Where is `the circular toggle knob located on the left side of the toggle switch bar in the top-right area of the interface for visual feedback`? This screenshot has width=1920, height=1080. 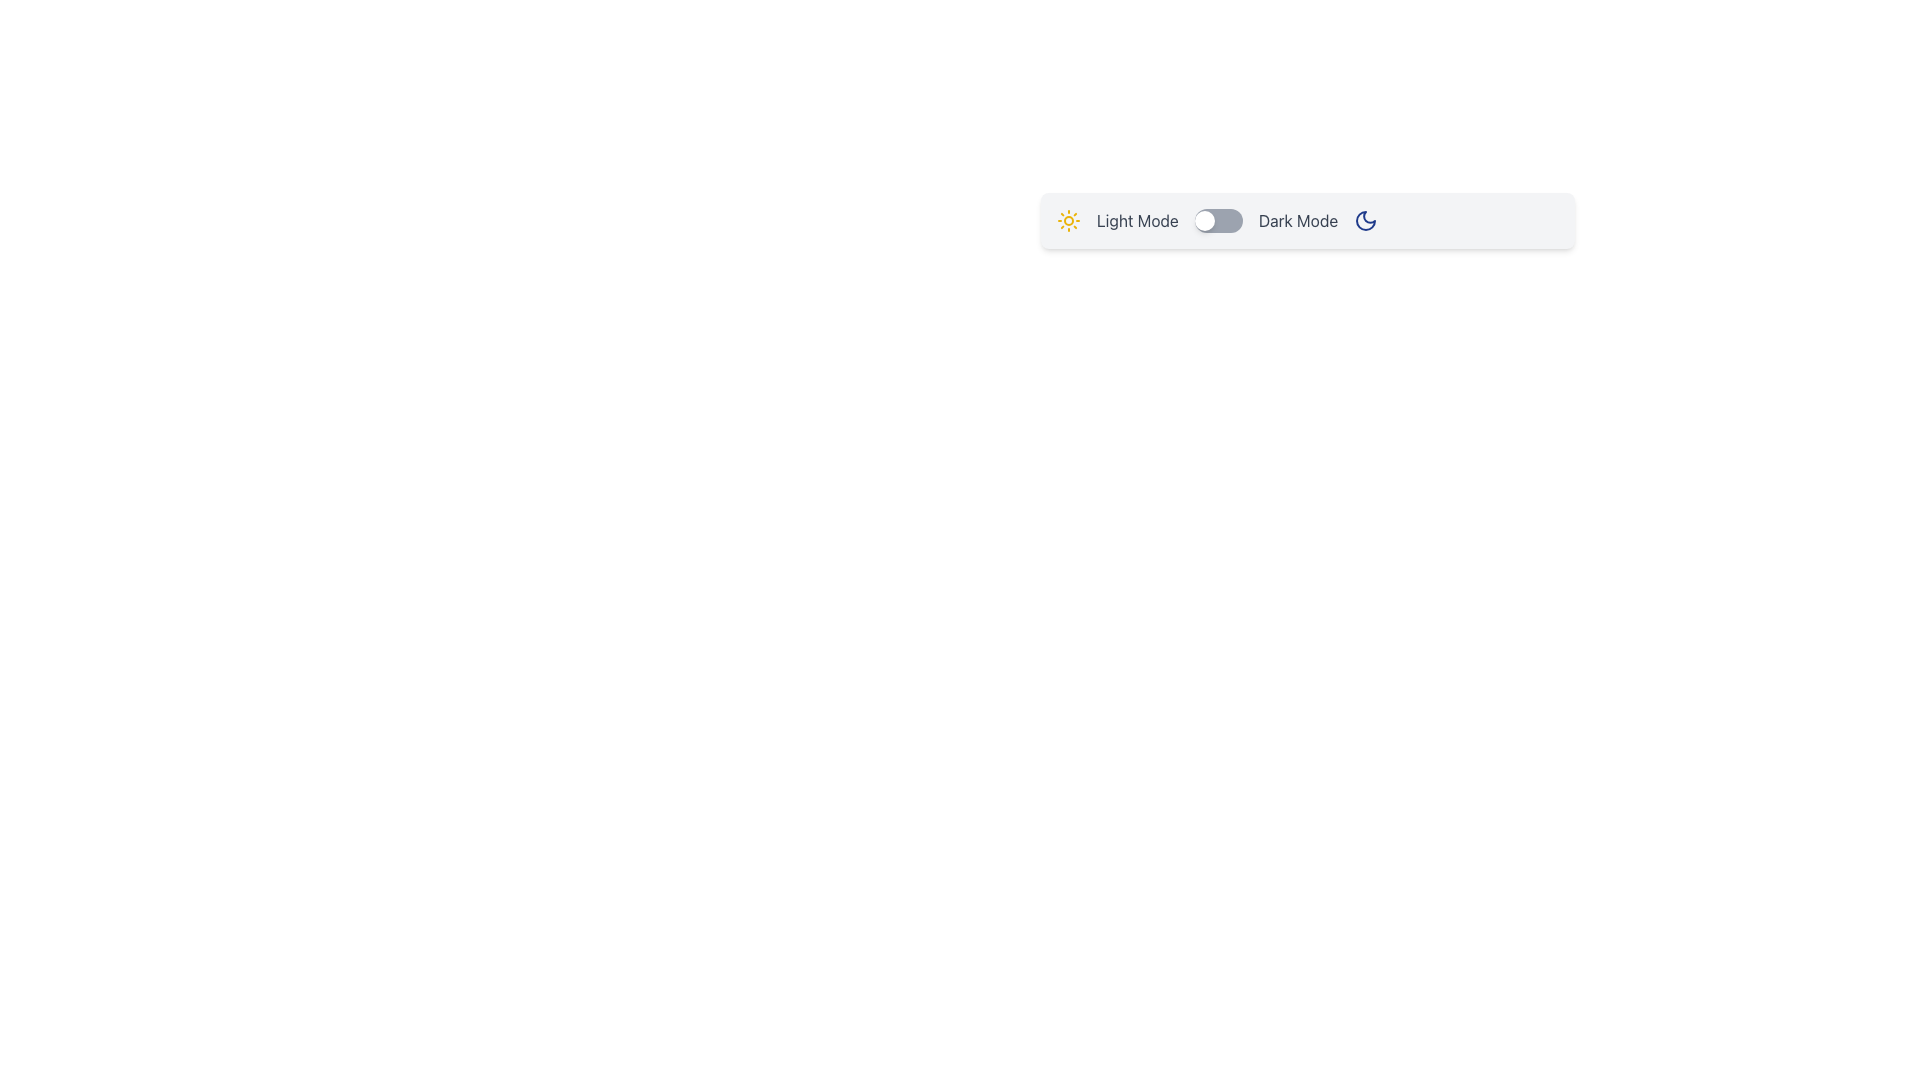 the circular toggle knob located on the left side of the toggle switch bar in the top-right area of the interface for visual feedback is located at coordinates (1203, 220).